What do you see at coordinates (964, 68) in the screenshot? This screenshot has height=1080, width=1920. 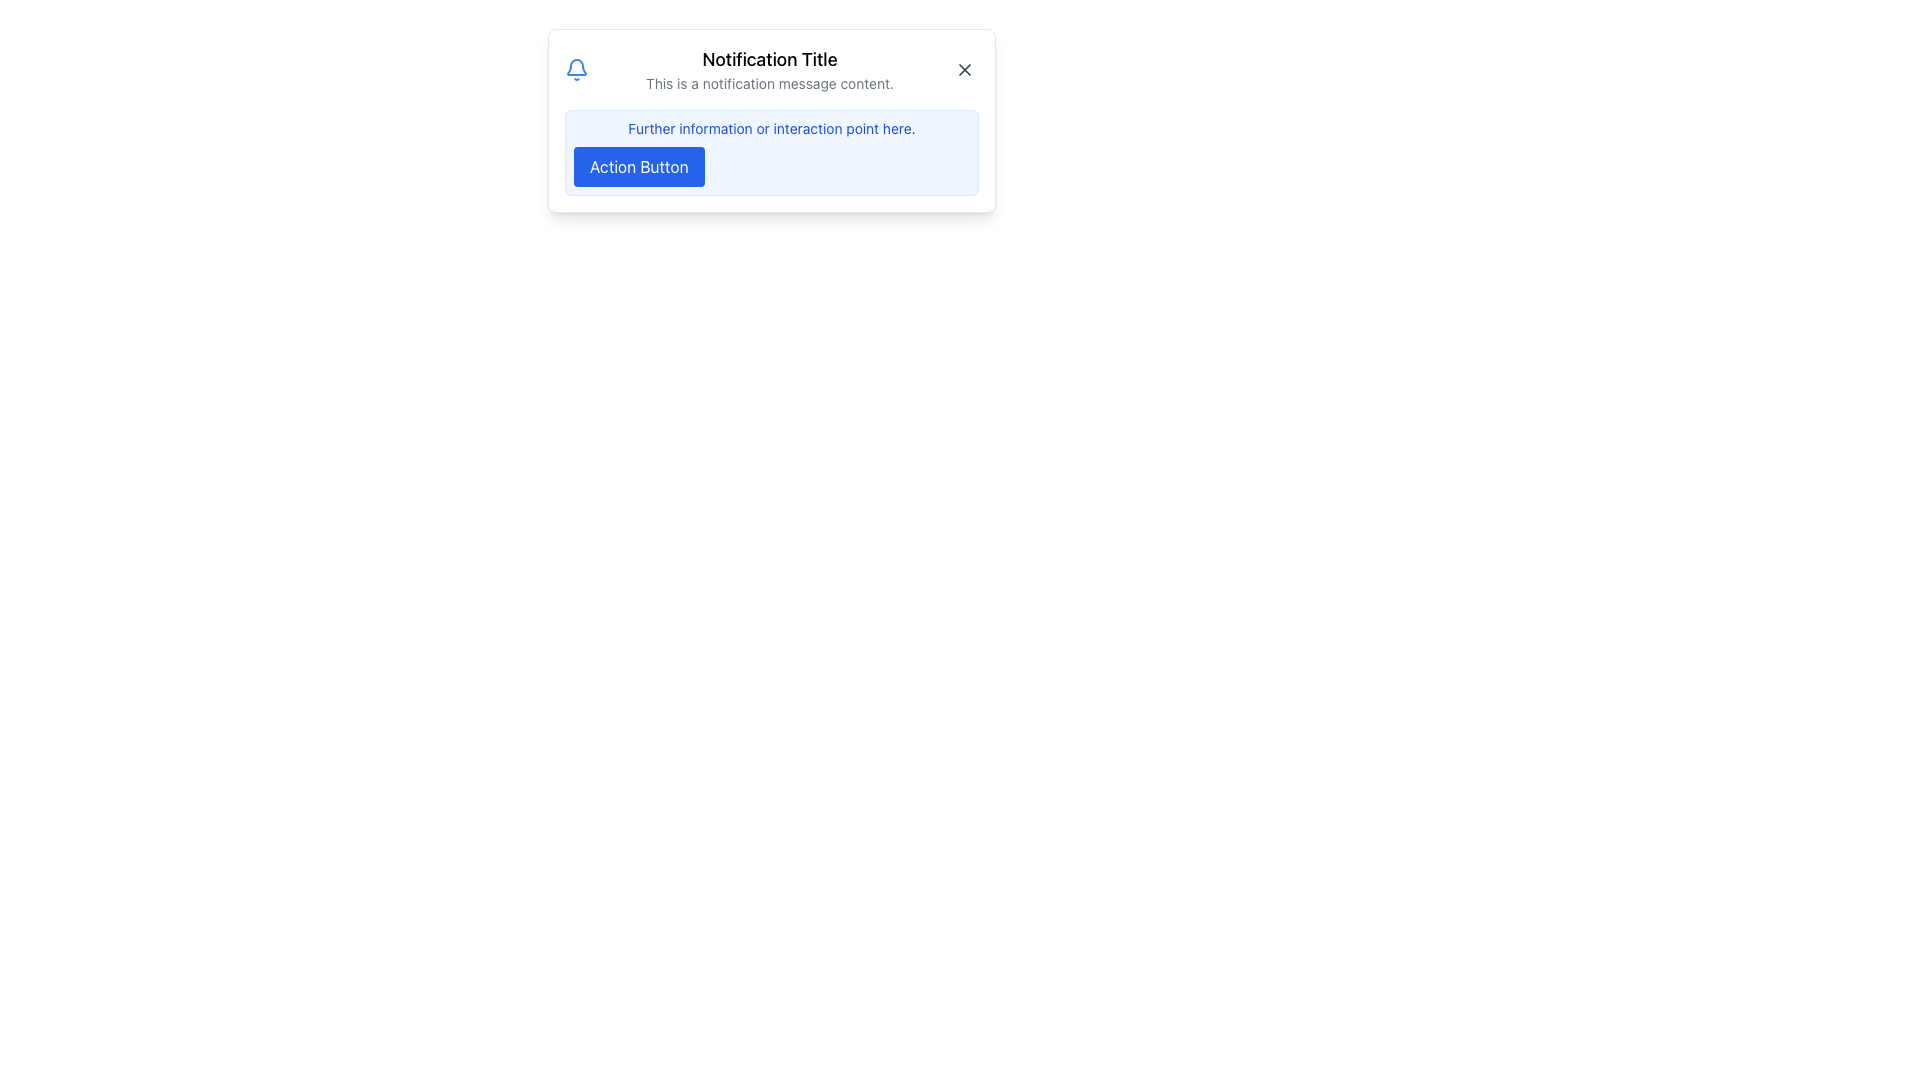 I see `the small circular button with an 'X' icon in the upper-right corner of the notification box` at bounding box center [964, 68].